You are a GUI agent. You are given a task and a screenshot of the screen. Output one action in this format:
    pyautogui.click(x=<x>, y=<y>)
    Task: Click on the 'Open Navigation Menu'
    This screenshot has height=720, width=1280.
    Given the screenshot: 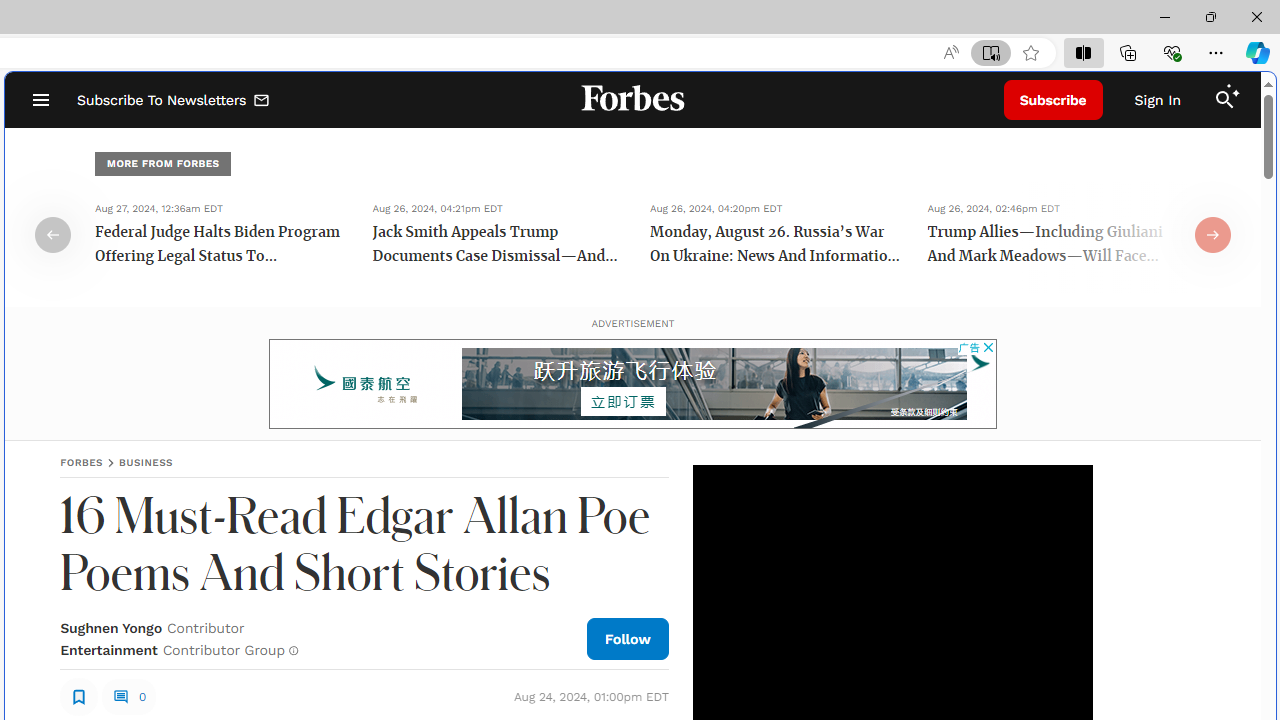 What is the action you would take?
    pyautogui.click(x=40, y=100)
    